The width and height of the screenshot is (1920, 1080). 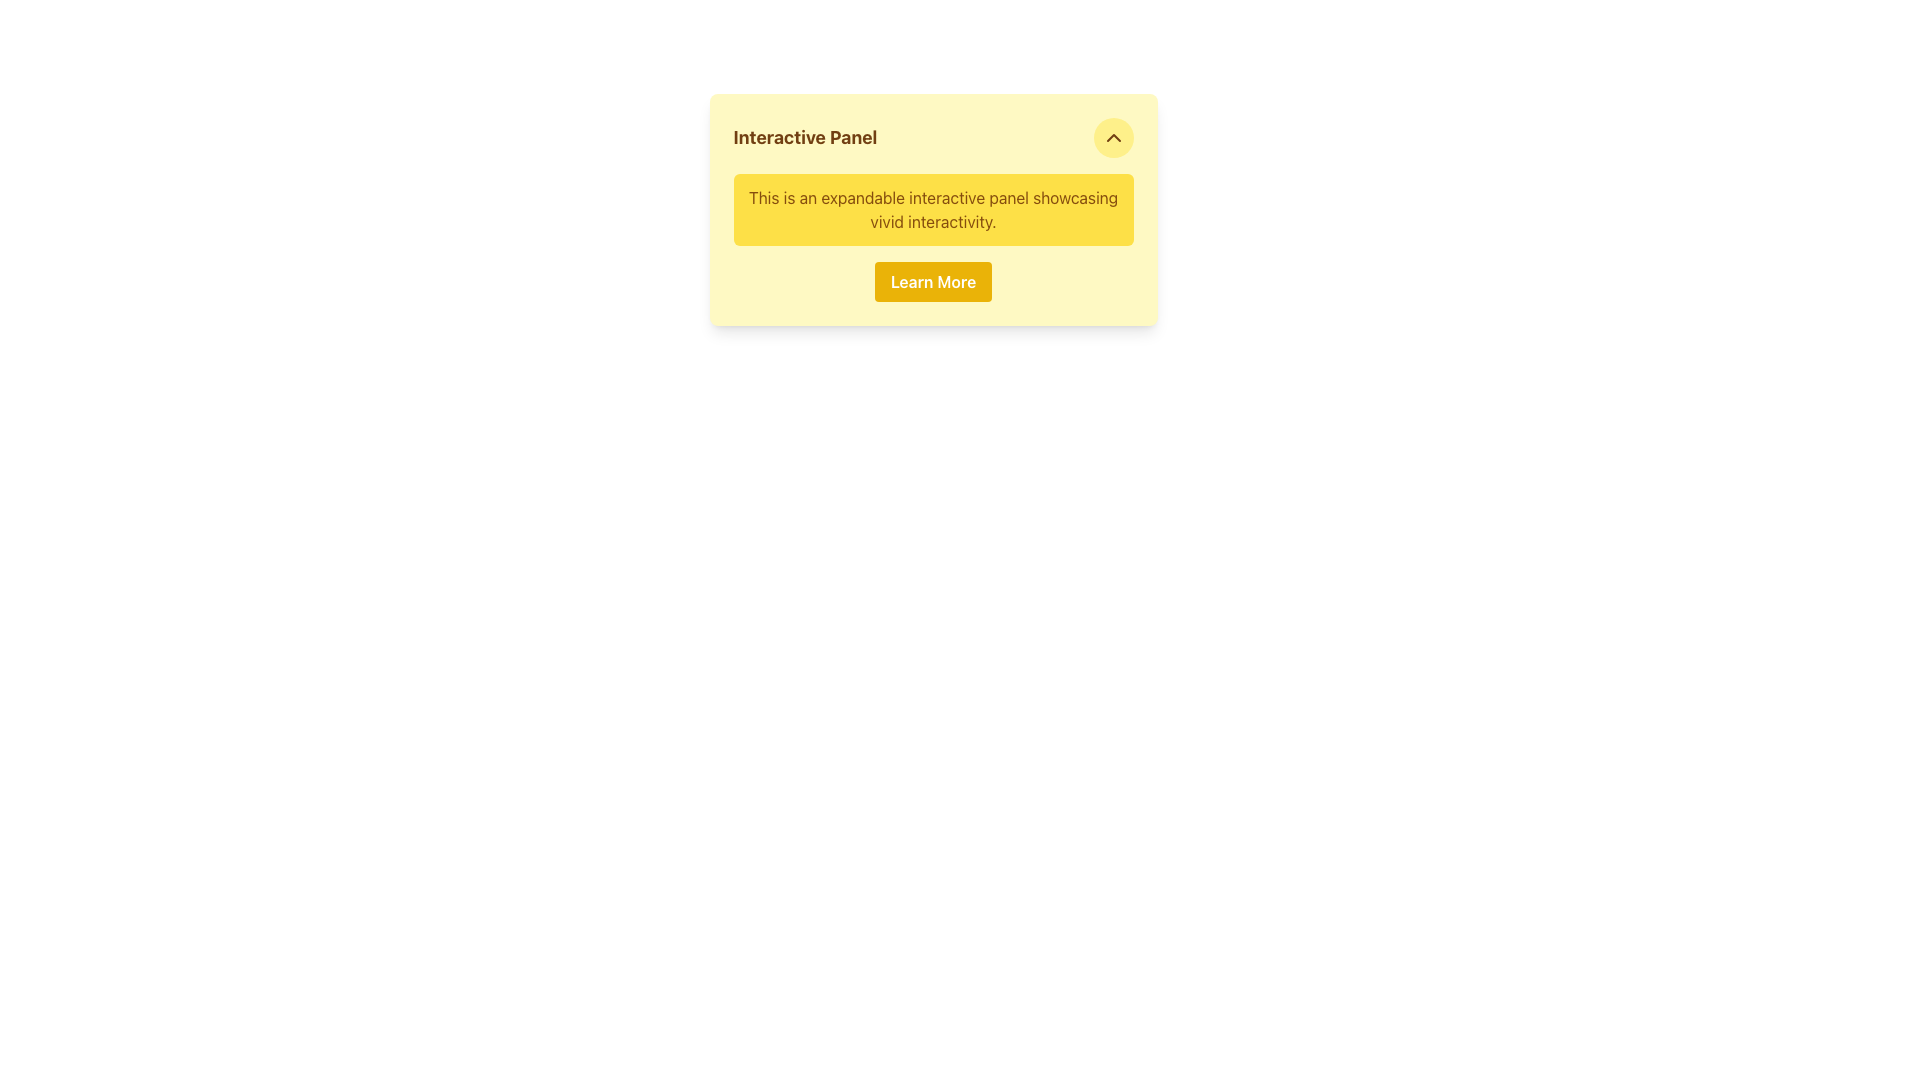 What do you see at coordinates (932, 281) in the screenshot?
I see `the call-to-action button located at the bottom section of the interactive panel` at bounding box center [932, 281].